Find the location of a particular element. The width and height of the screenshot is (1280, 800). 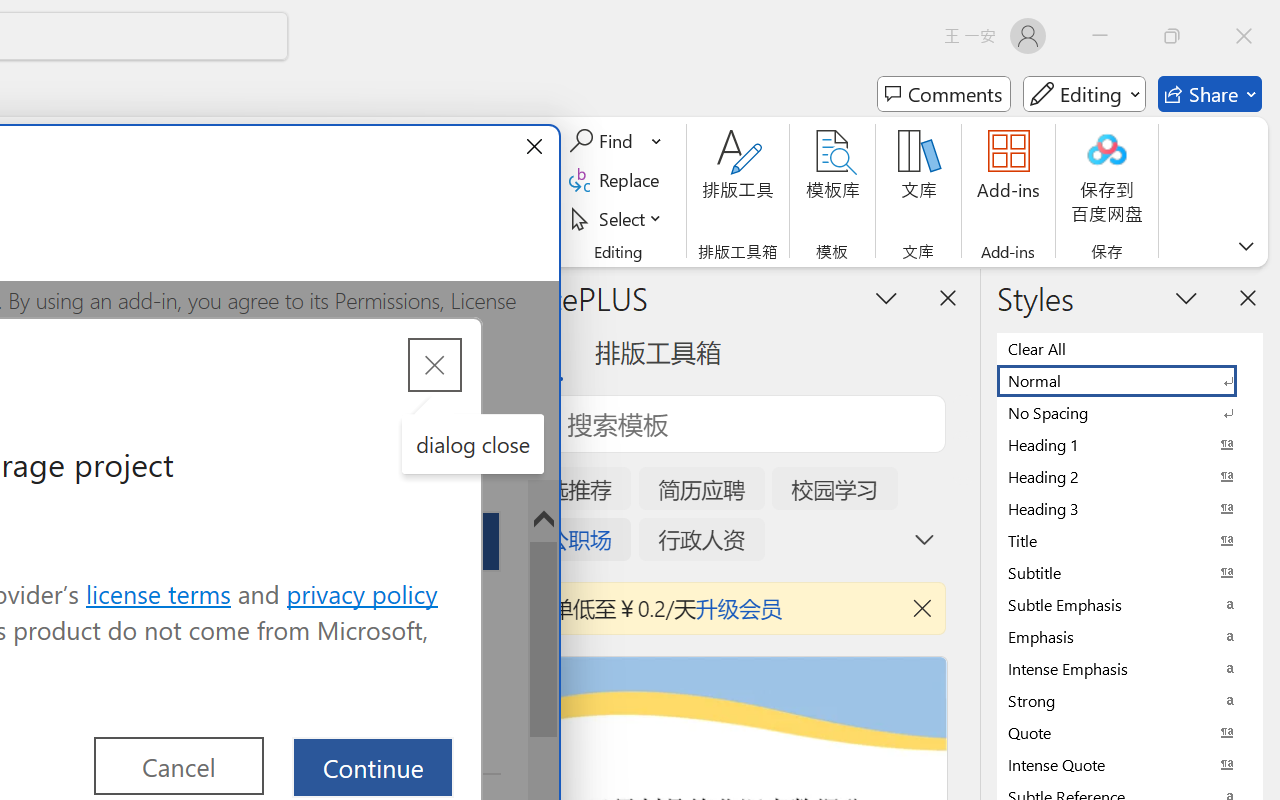

'Intense Quote' is located at coordinates (1130, 764).